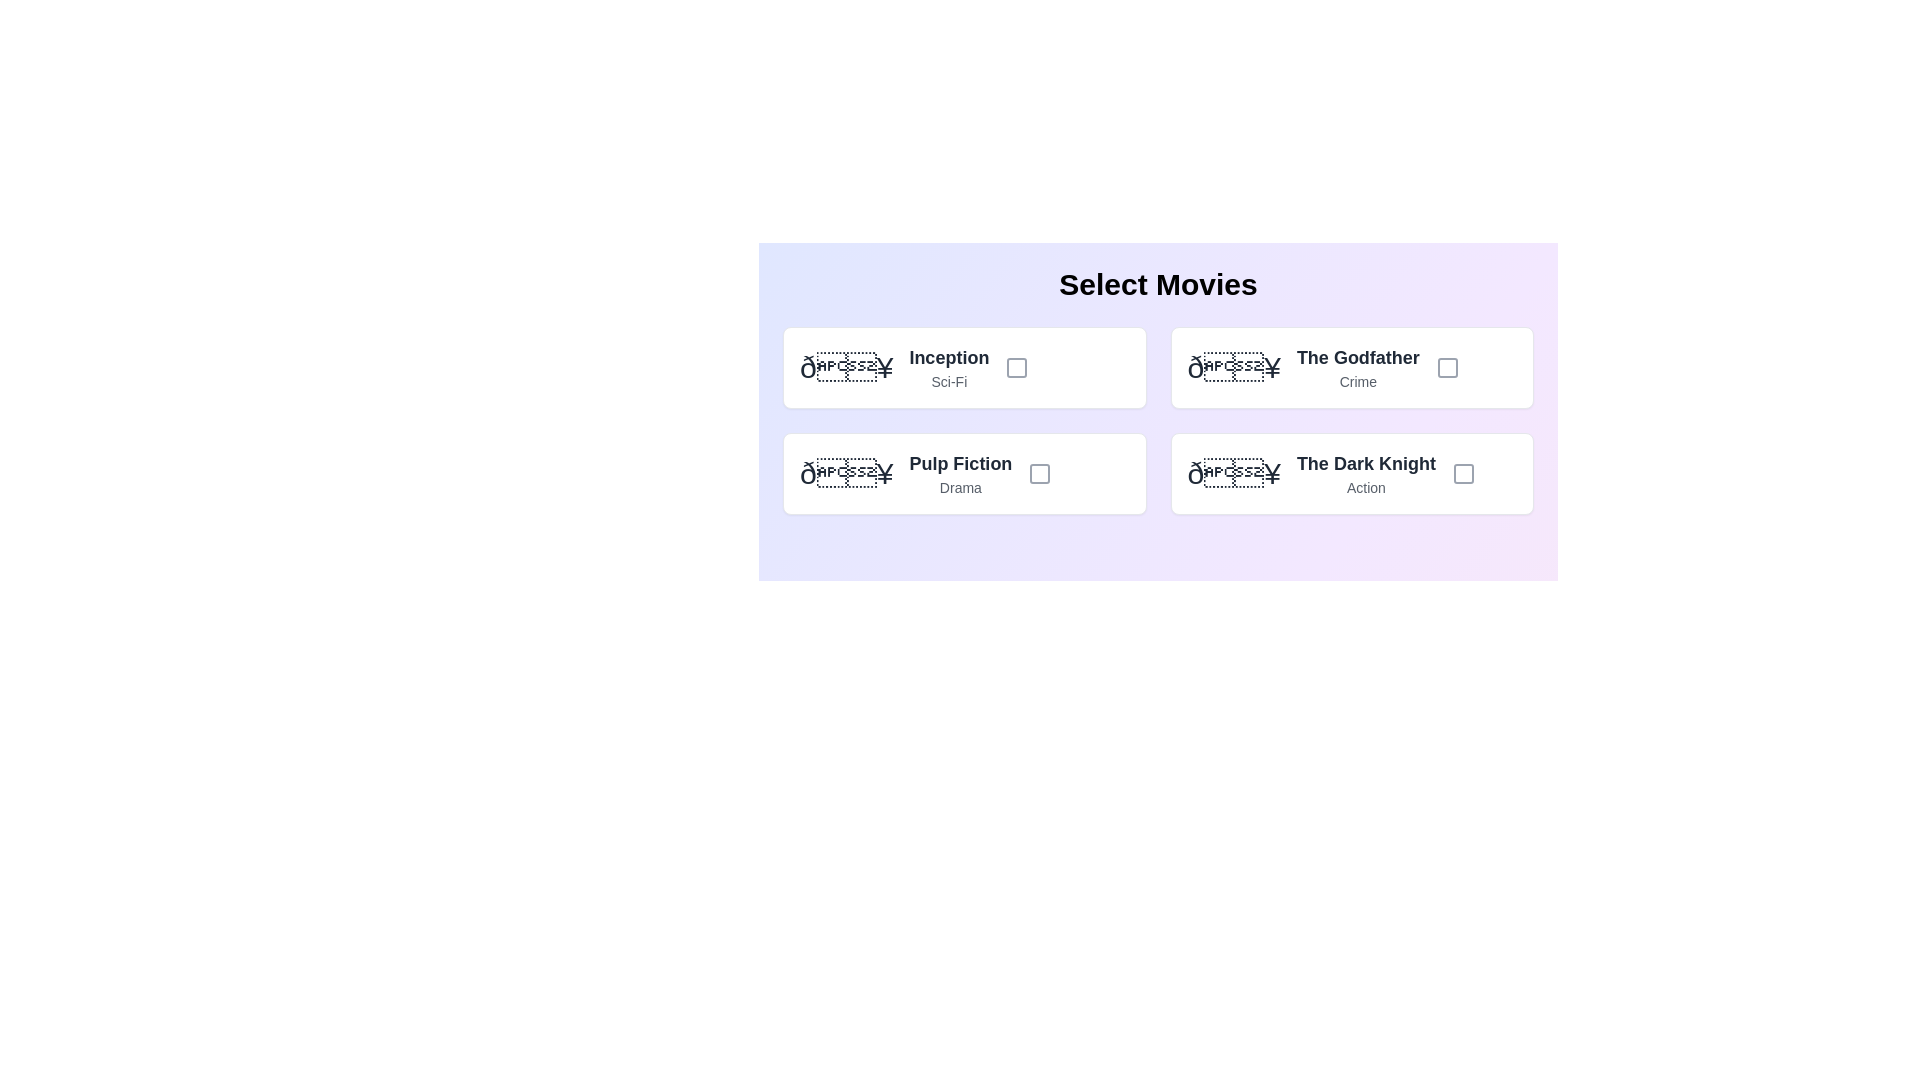 The image size is (1920, 1080). Describe the element at coordinates (1352, 367) in the screenshot. I see `the movie card for The Godfather to select or deselect it` at that location.